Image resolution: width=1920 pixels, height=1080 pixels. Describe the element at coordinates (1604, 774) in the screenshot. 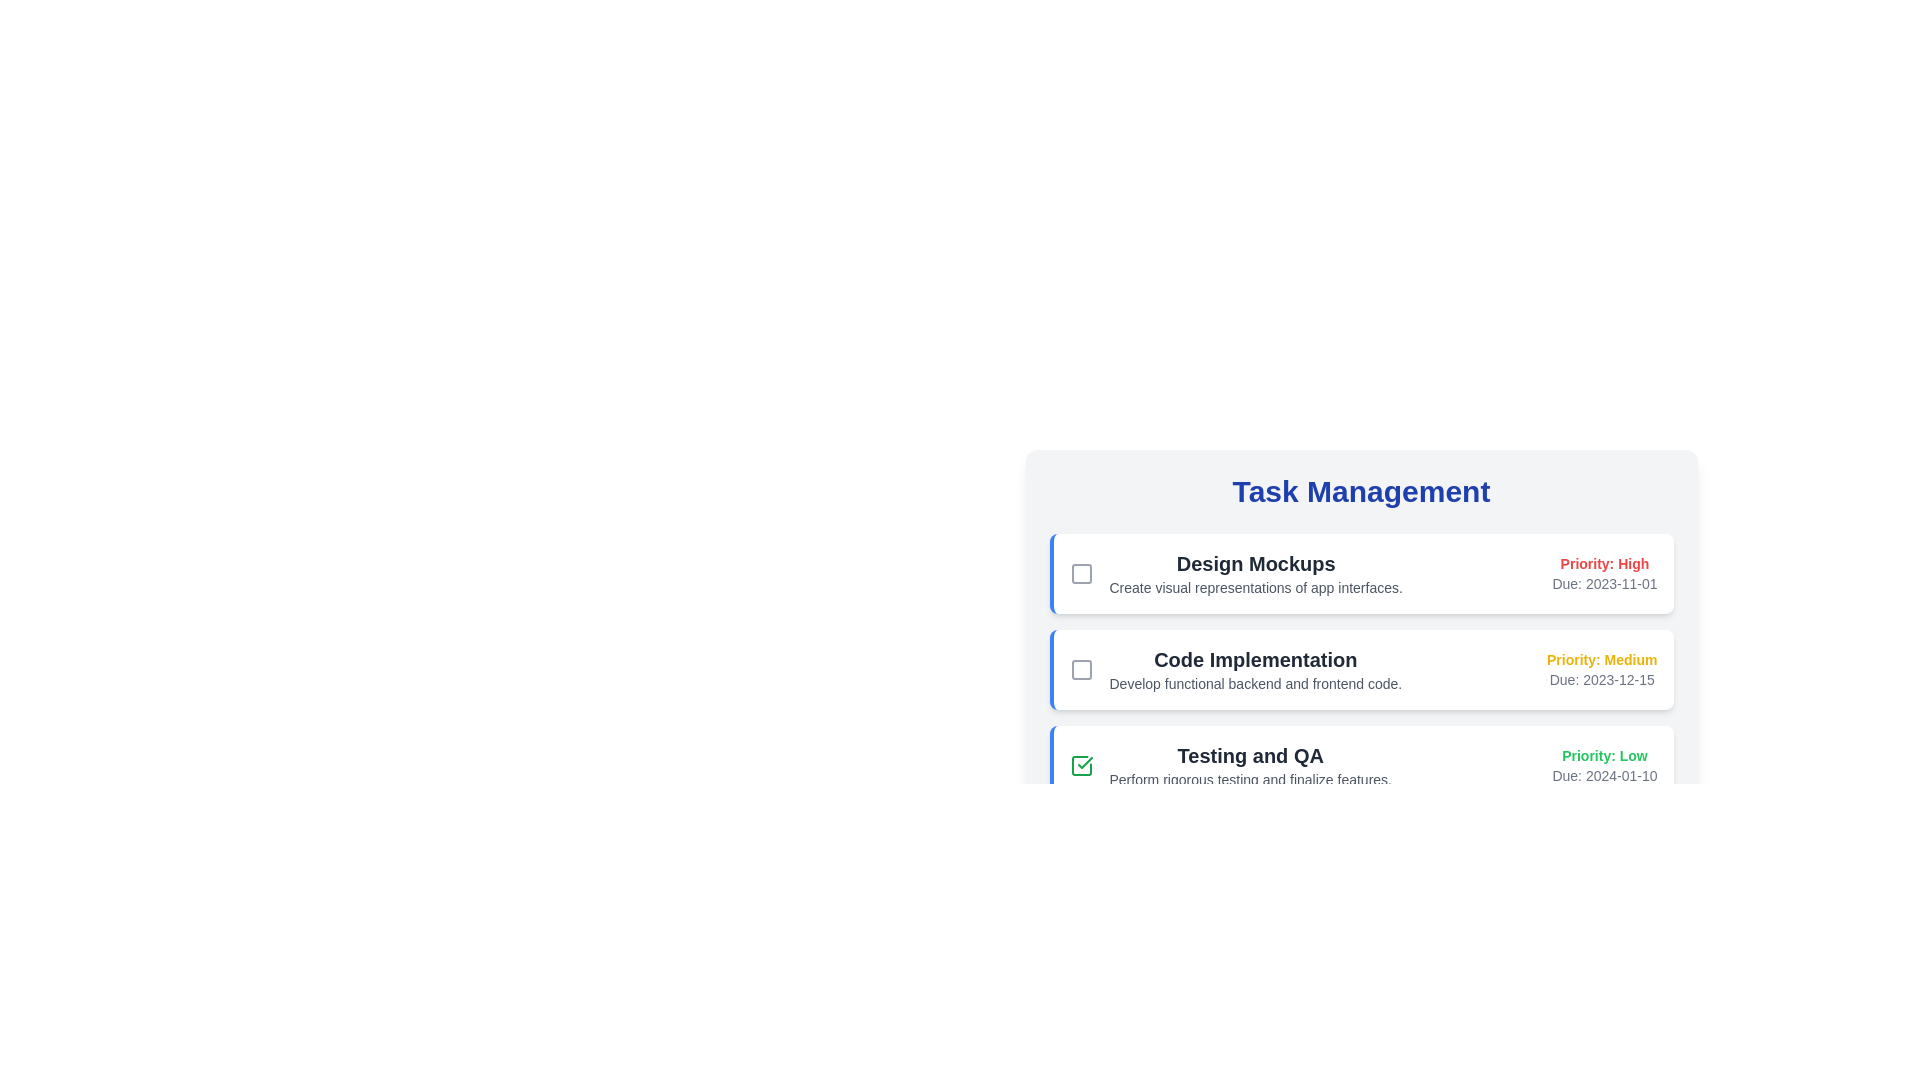

I see `the Text label displaying the due date for the 'Testing and QA' task, located at the bottom-right corner of the task card, beneath the 'Priority: Low' label` at that location.